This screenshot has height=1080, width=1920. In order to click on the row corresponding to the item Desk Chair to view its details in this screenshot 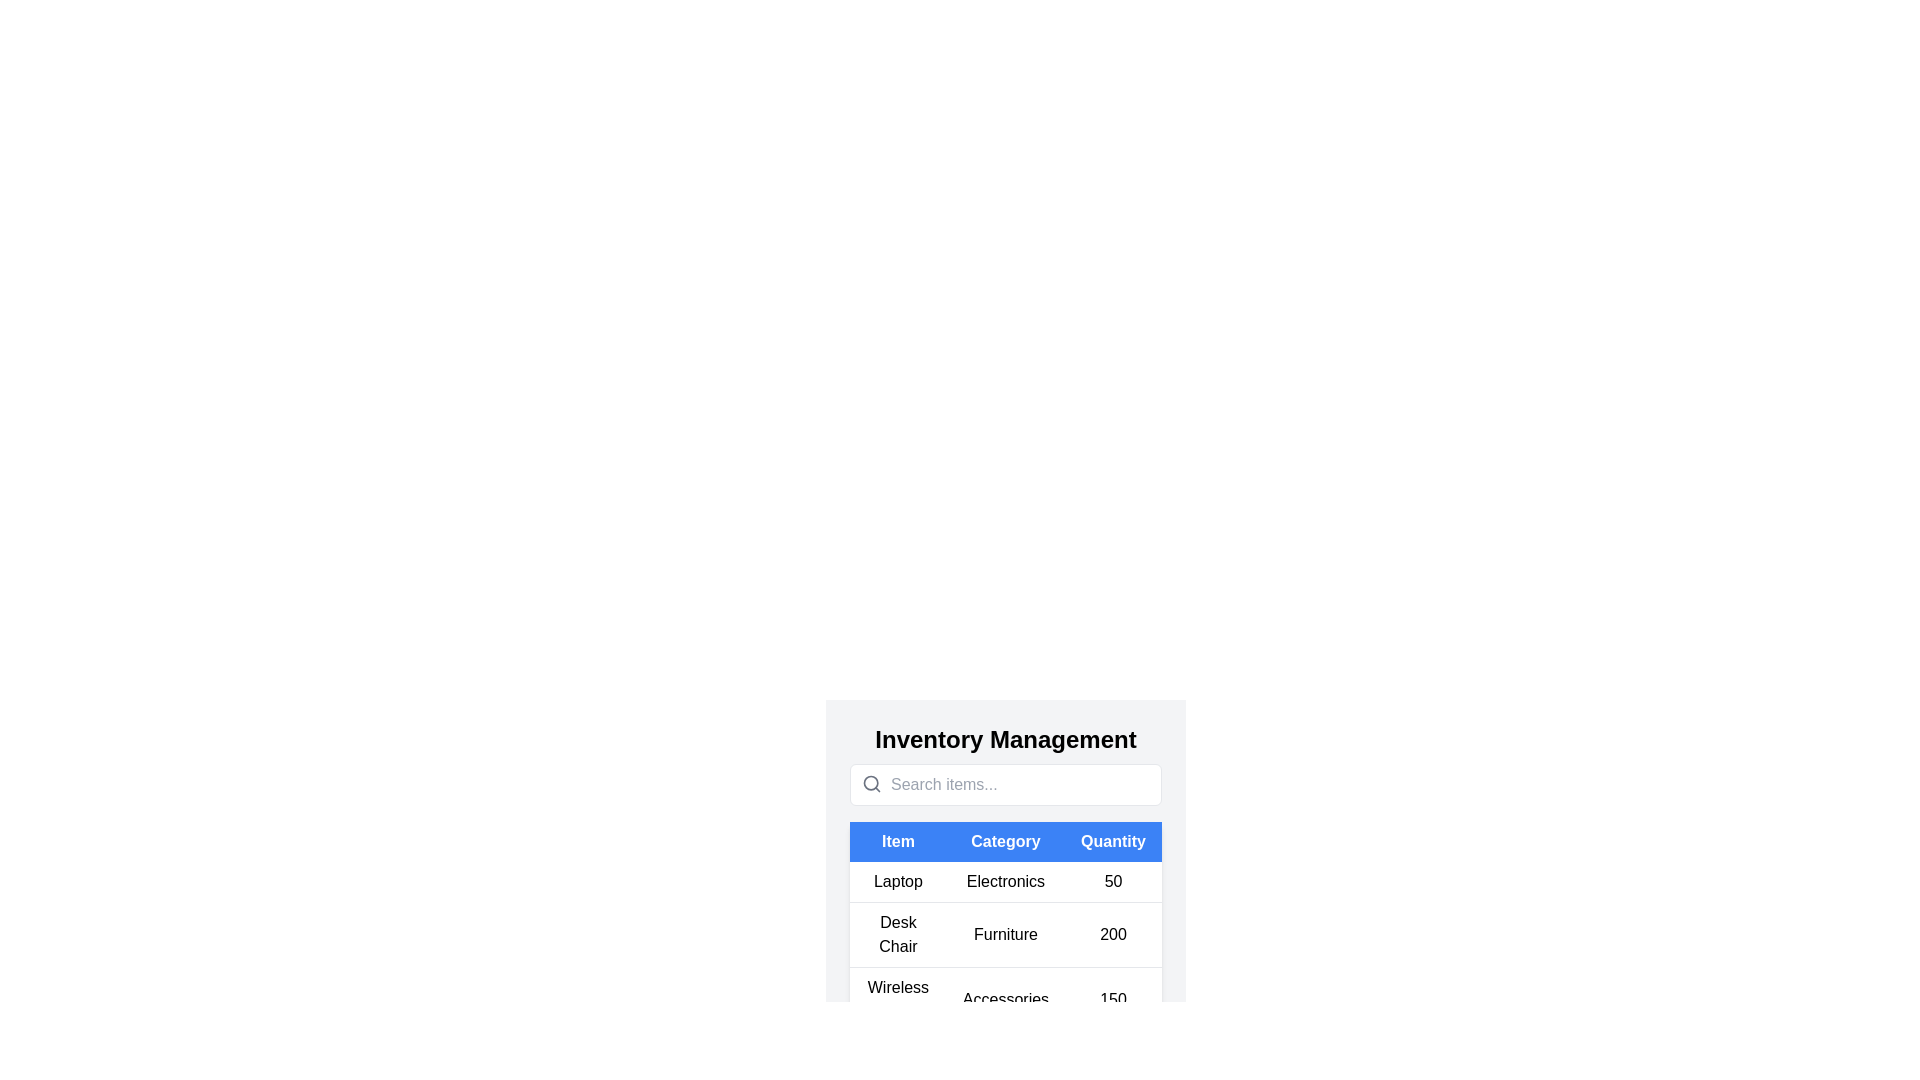, I will do `click(1006, 934)`.